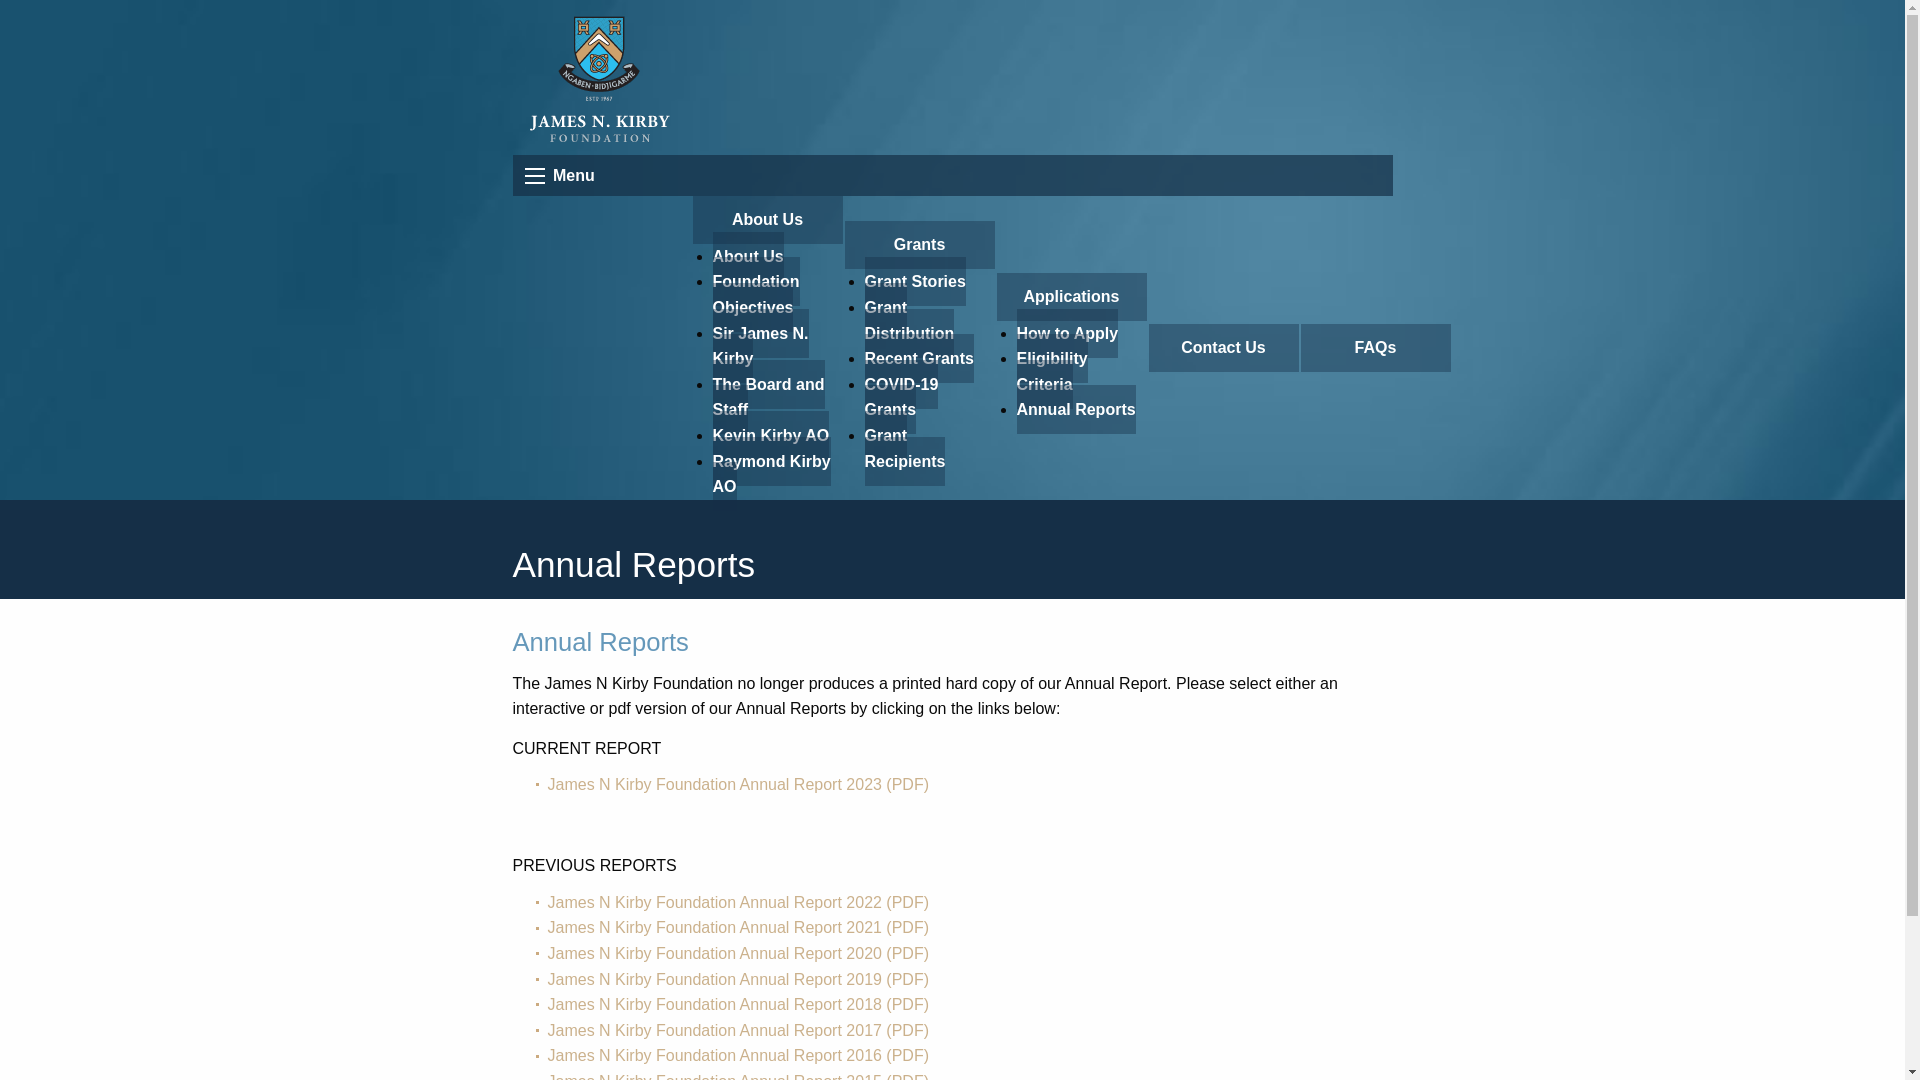  Describe the element at coordinates (1373, 346) in the screenshot. I see `'FAQs'` at that location.